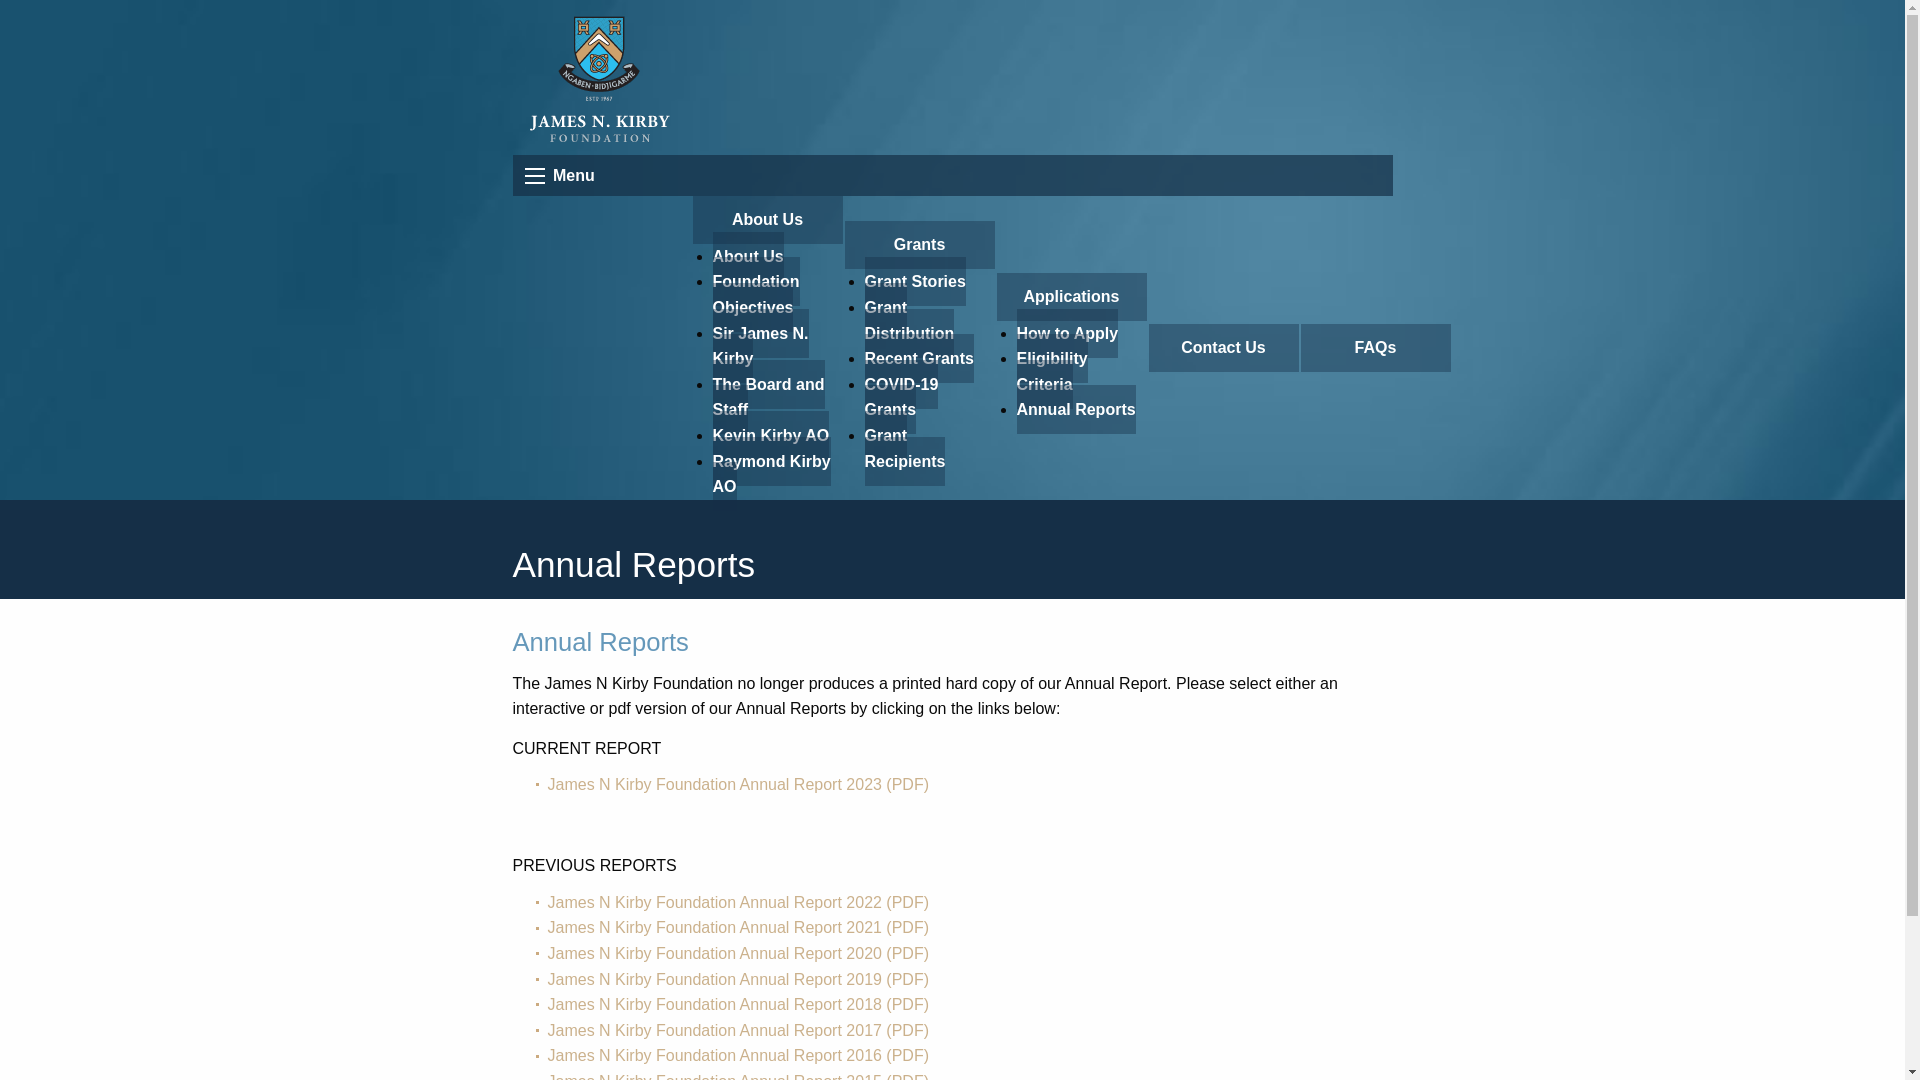  Describe the element at coordinates (1373, 346) in the screenshot. I see `'FAQs'` at that location.